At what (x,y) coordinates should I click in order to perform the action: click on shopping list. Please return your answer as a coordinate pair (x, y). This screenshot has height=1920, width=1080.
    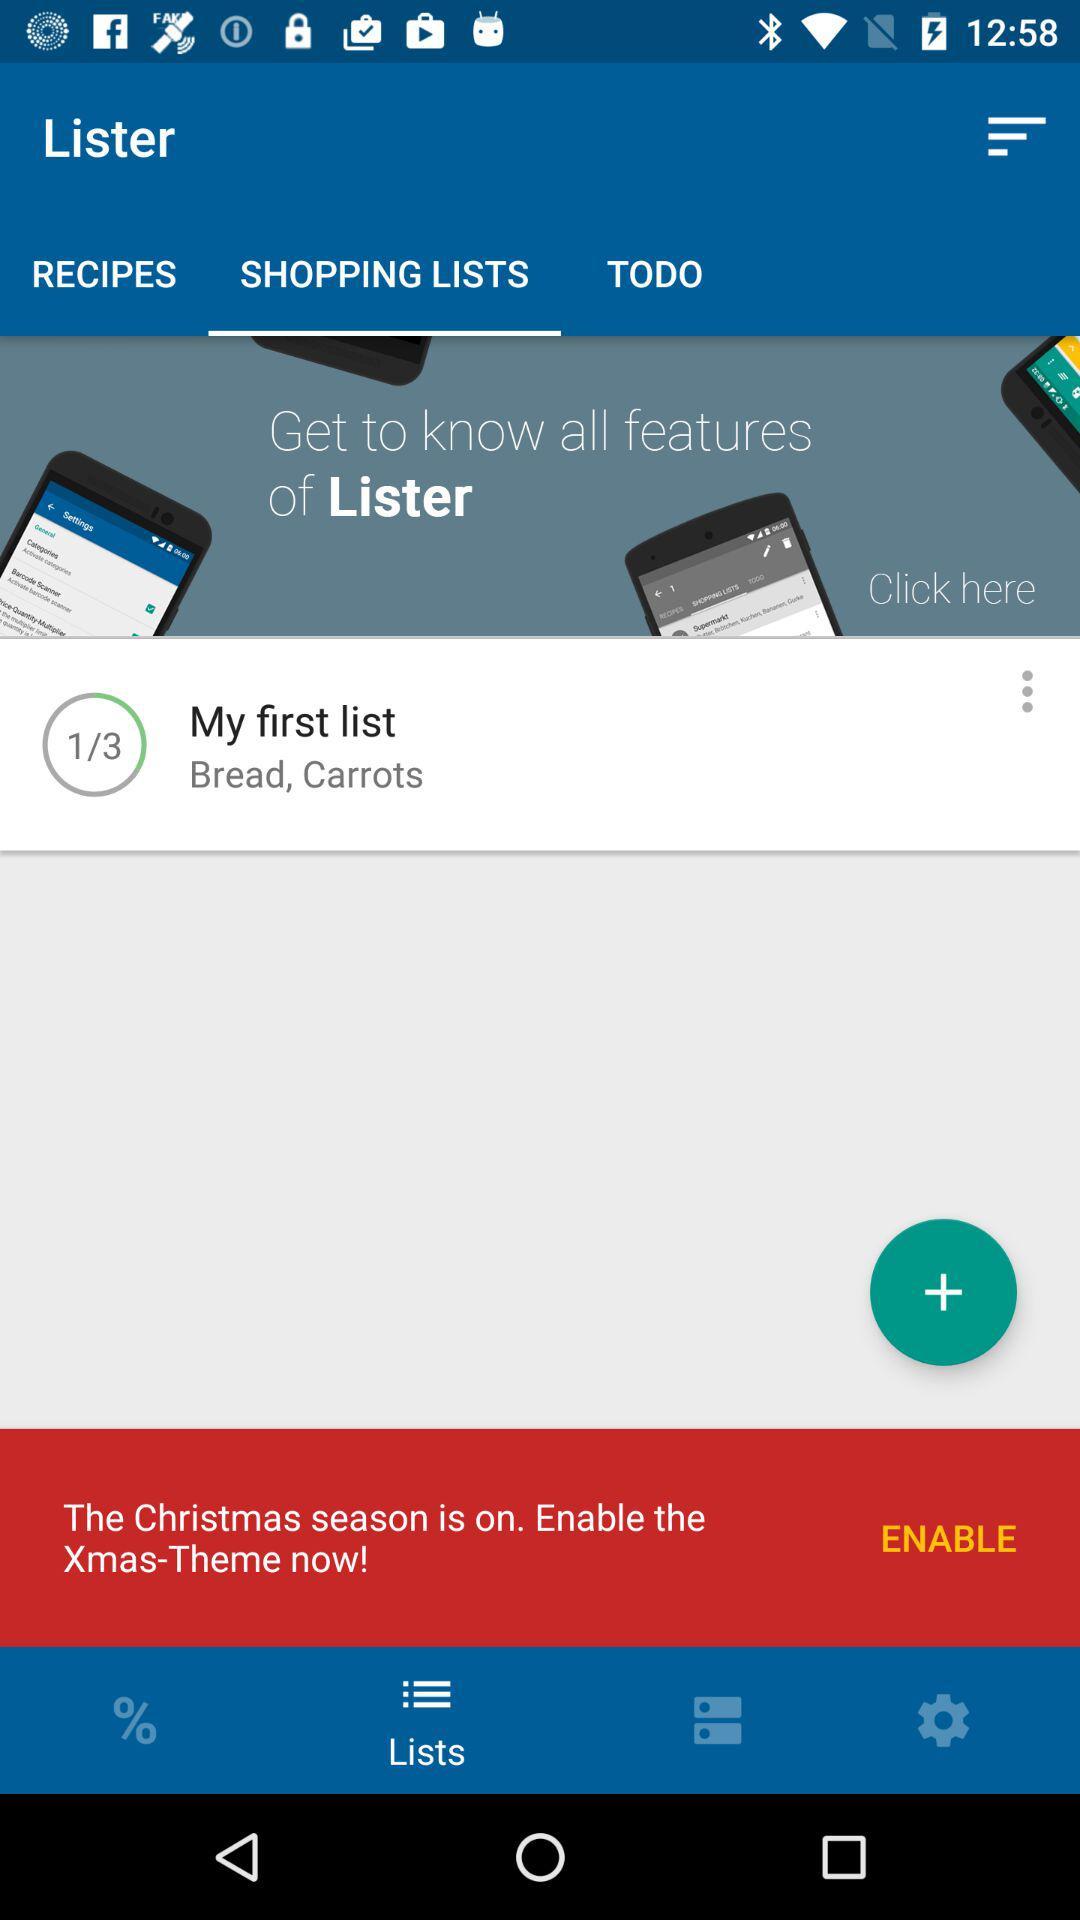
    Looking at the image, I should click on (943, 1292).